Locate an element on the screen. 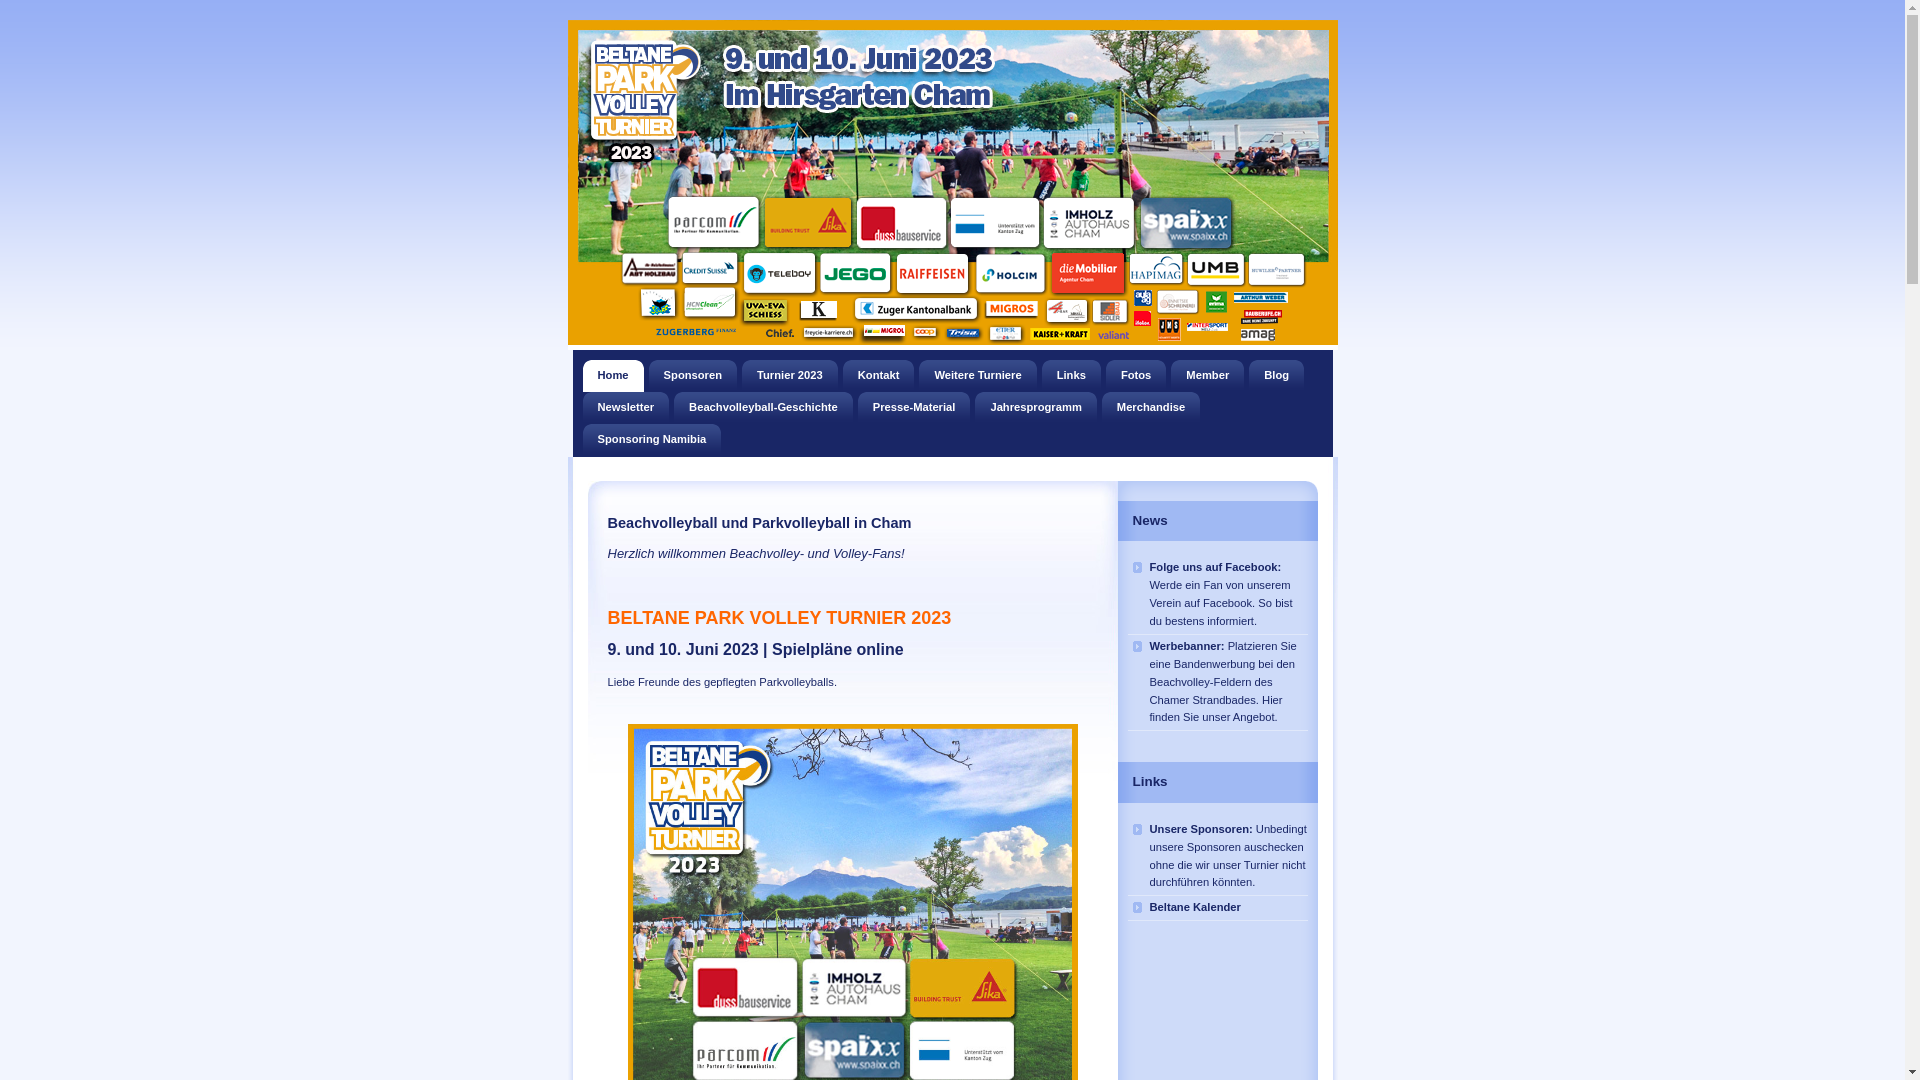  'Sponsoren is located at coordinates (692, 375).